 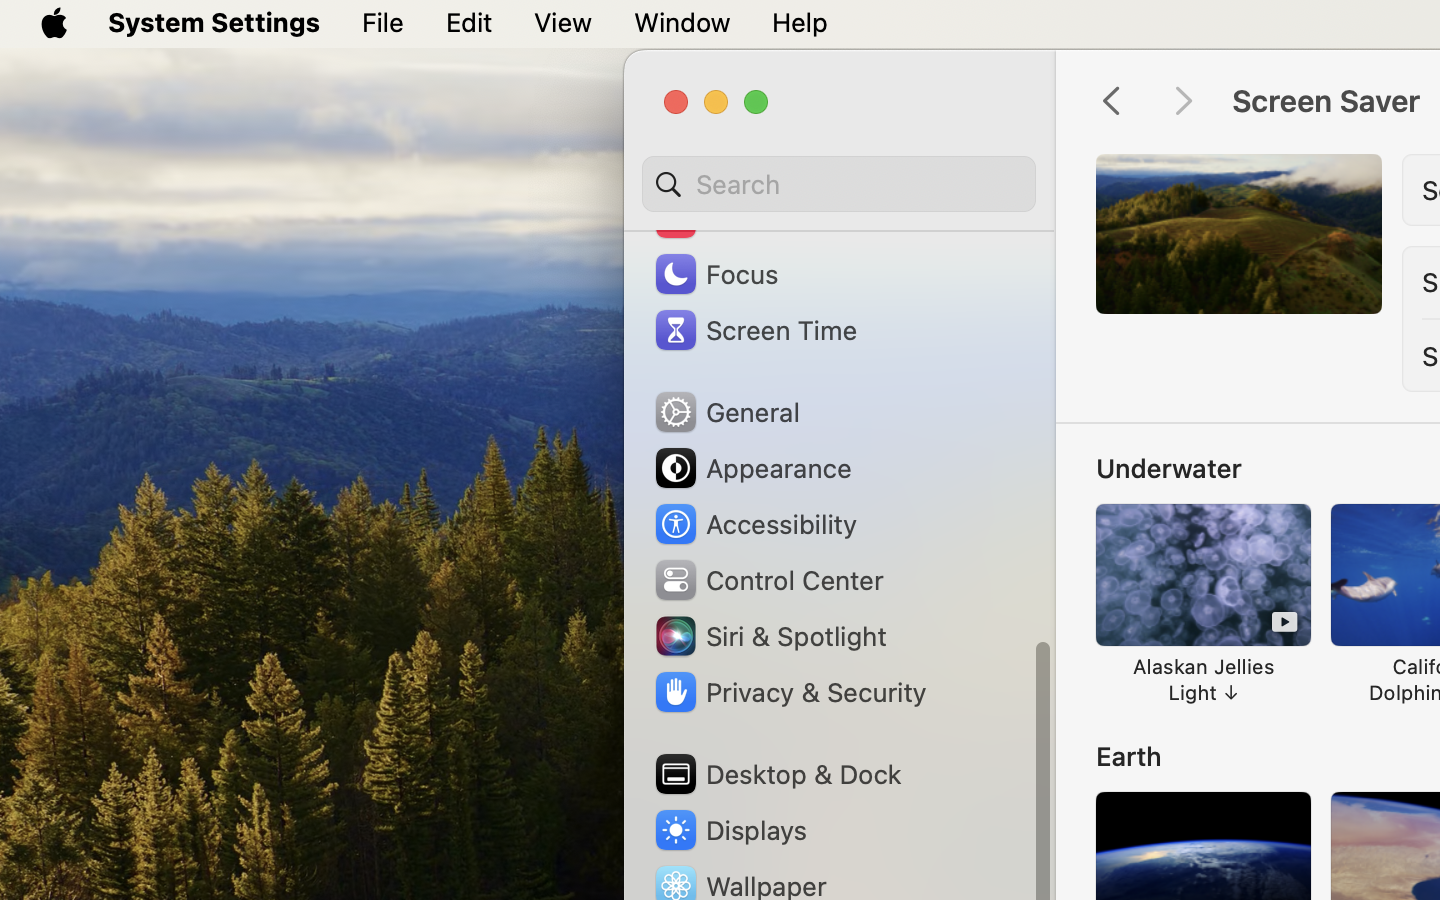 What do you see at coordinates (753, 522) in the screenshot?
I see `'Accessibility'` at bounding box center [753, 522].